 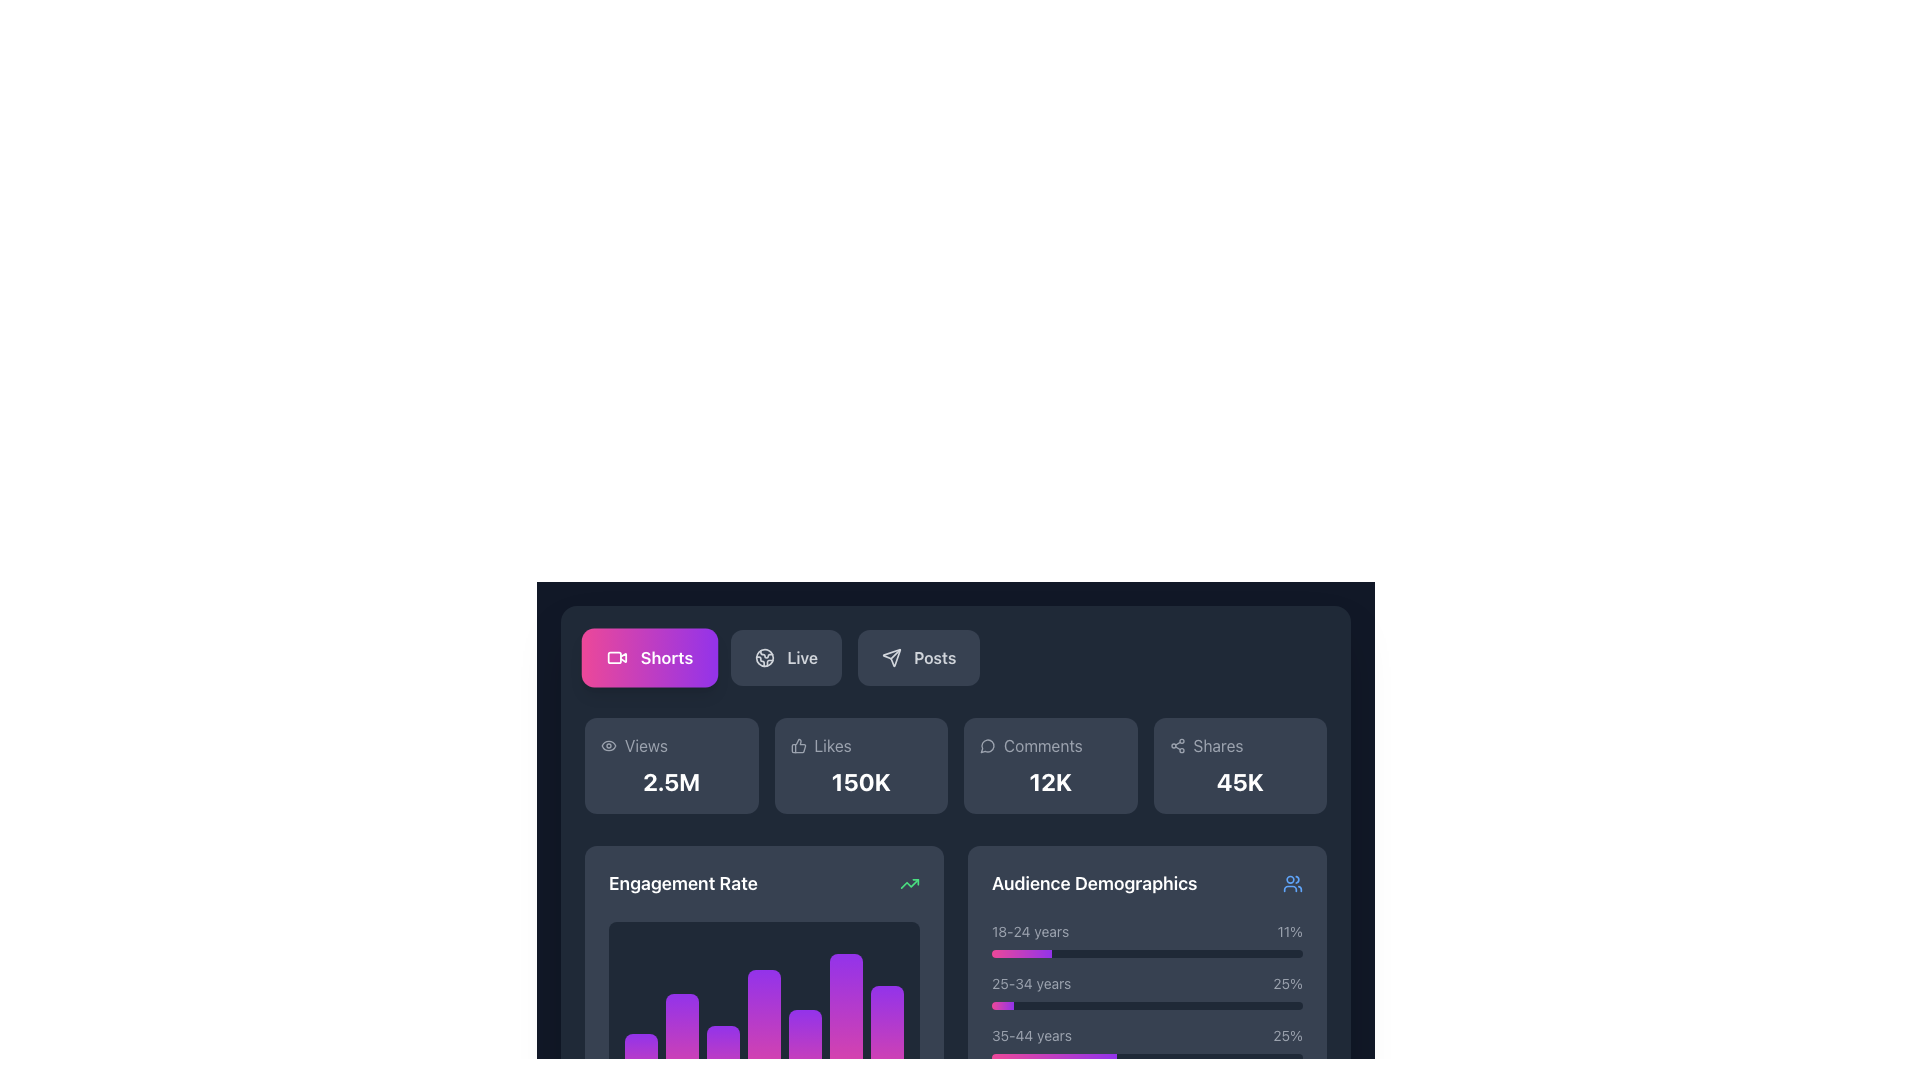 I want to click on the design of the globe icon located to the left of the 'Live' button in the navigation bar, so click(x=764, y=658).